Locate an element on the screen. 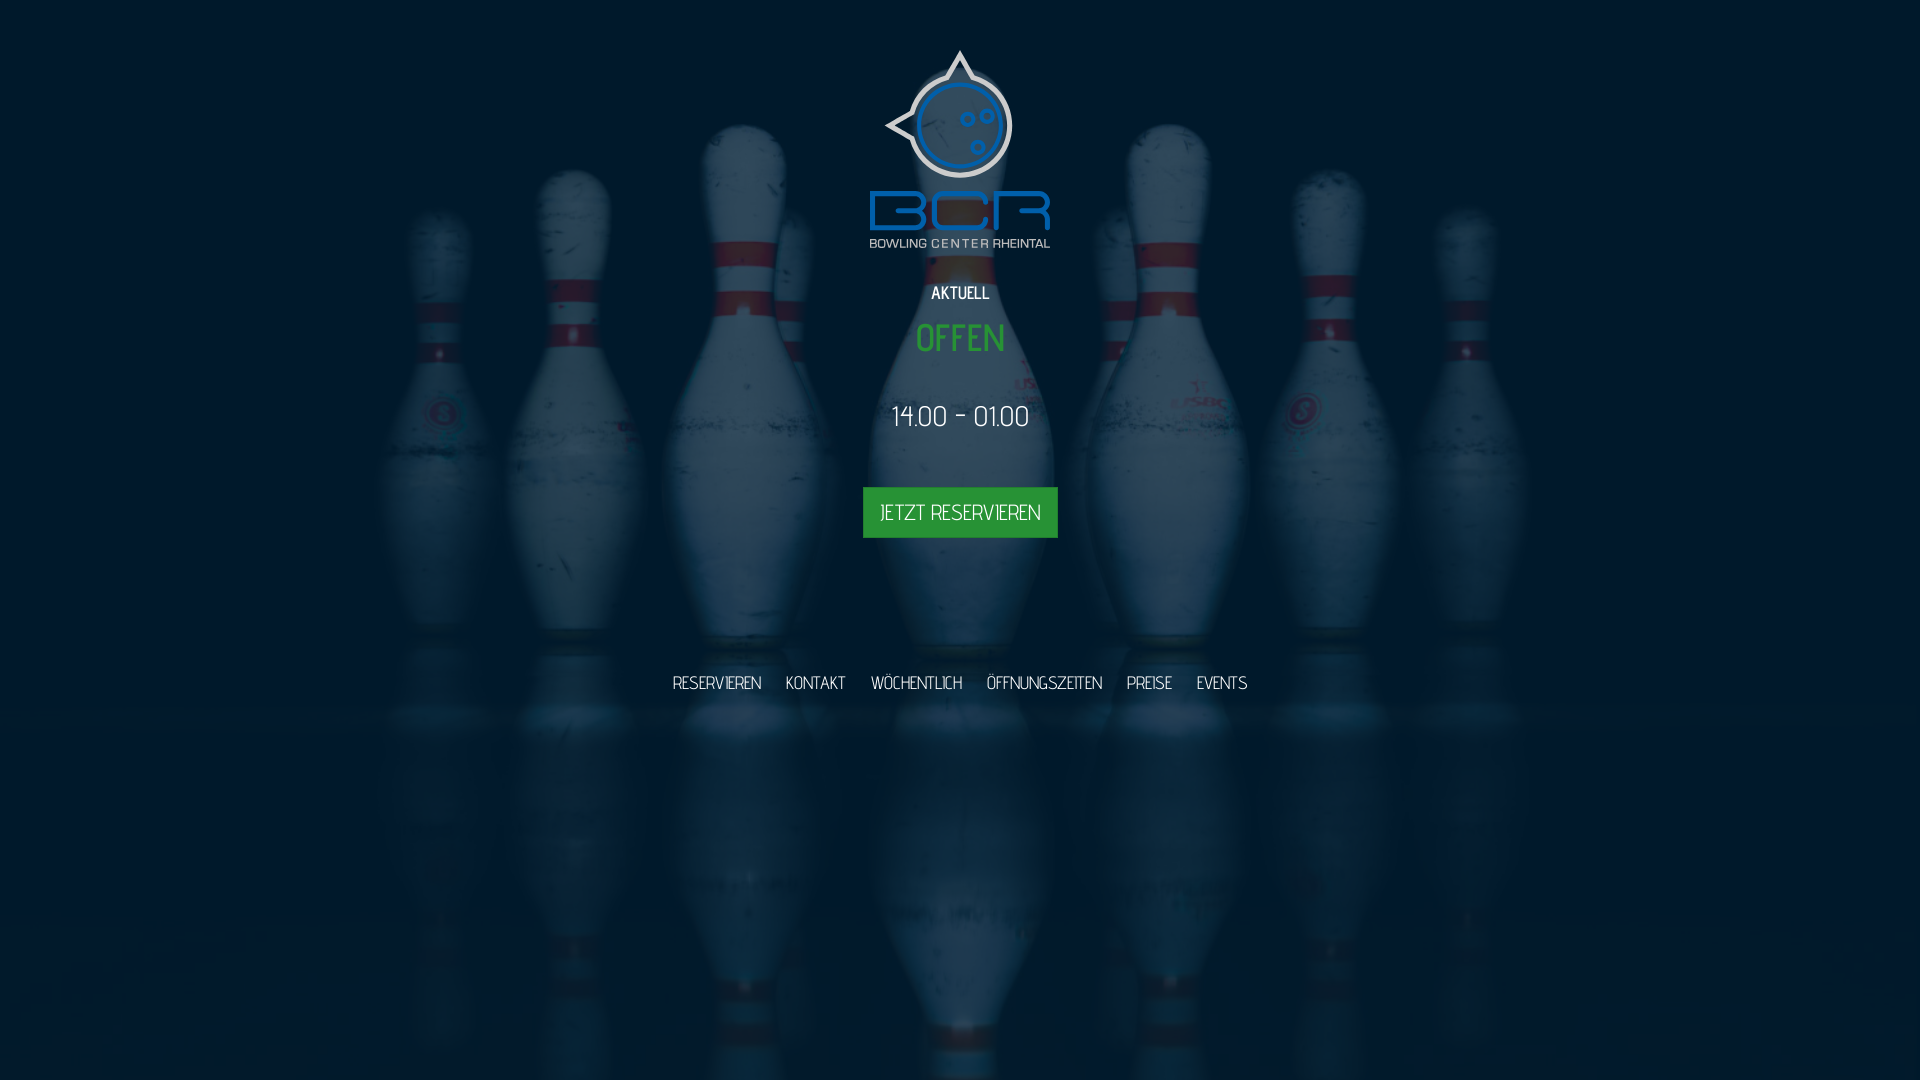 This screenshot has width=1920, height=1080. 'RESERVIEREN' is located at coordinates (715, 681).